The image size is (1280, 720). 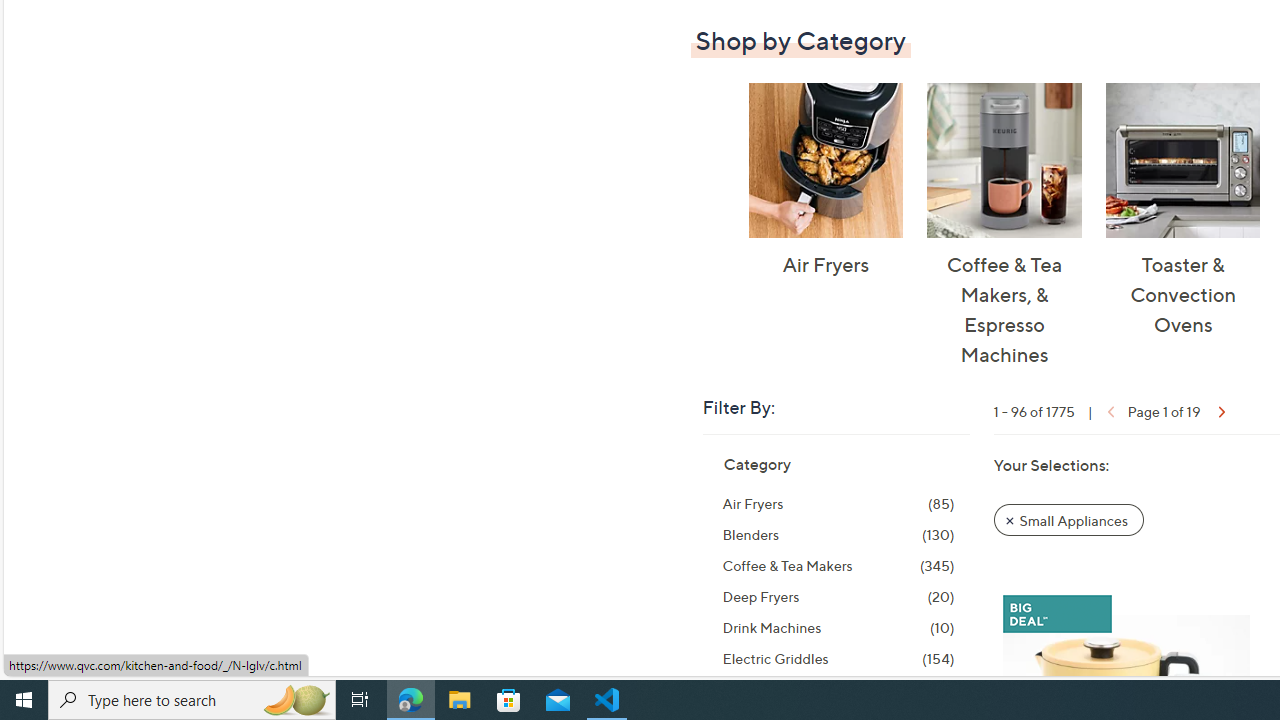 I want to click on 'Air Fryers, 85 items', so click(x=838, y=502).